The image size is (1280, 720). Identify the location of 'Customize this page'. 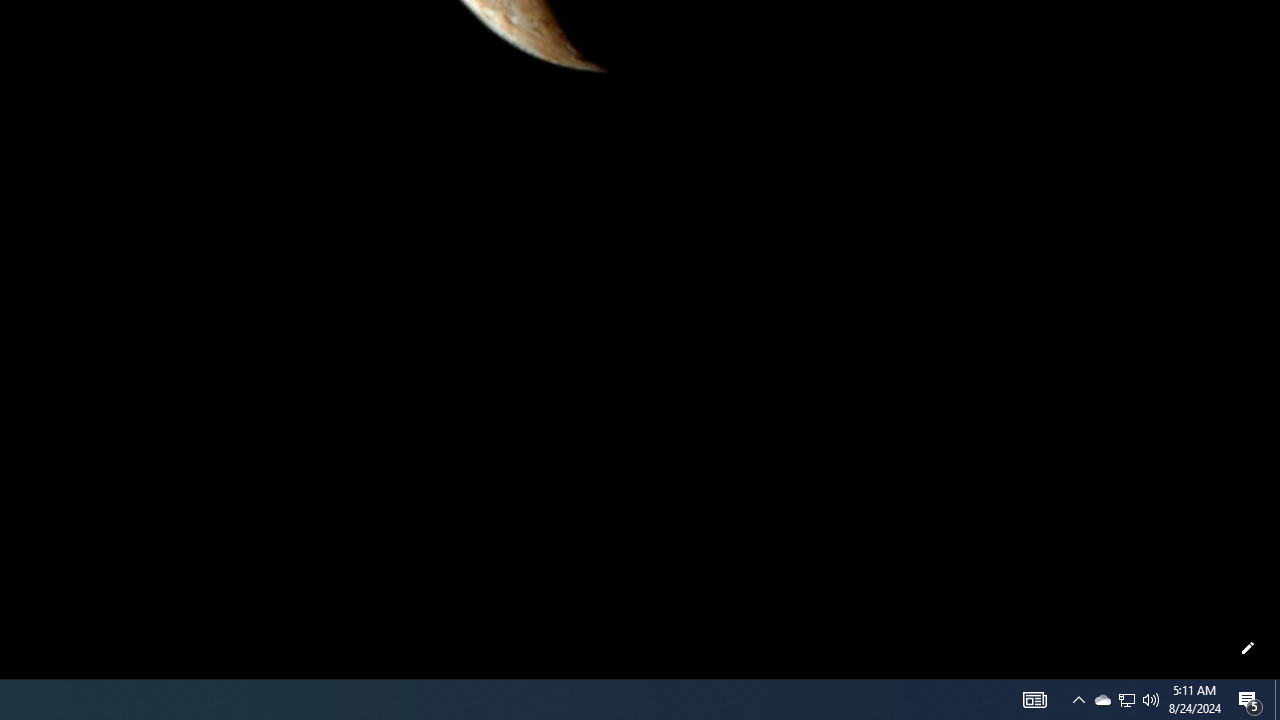
(1247, 648).